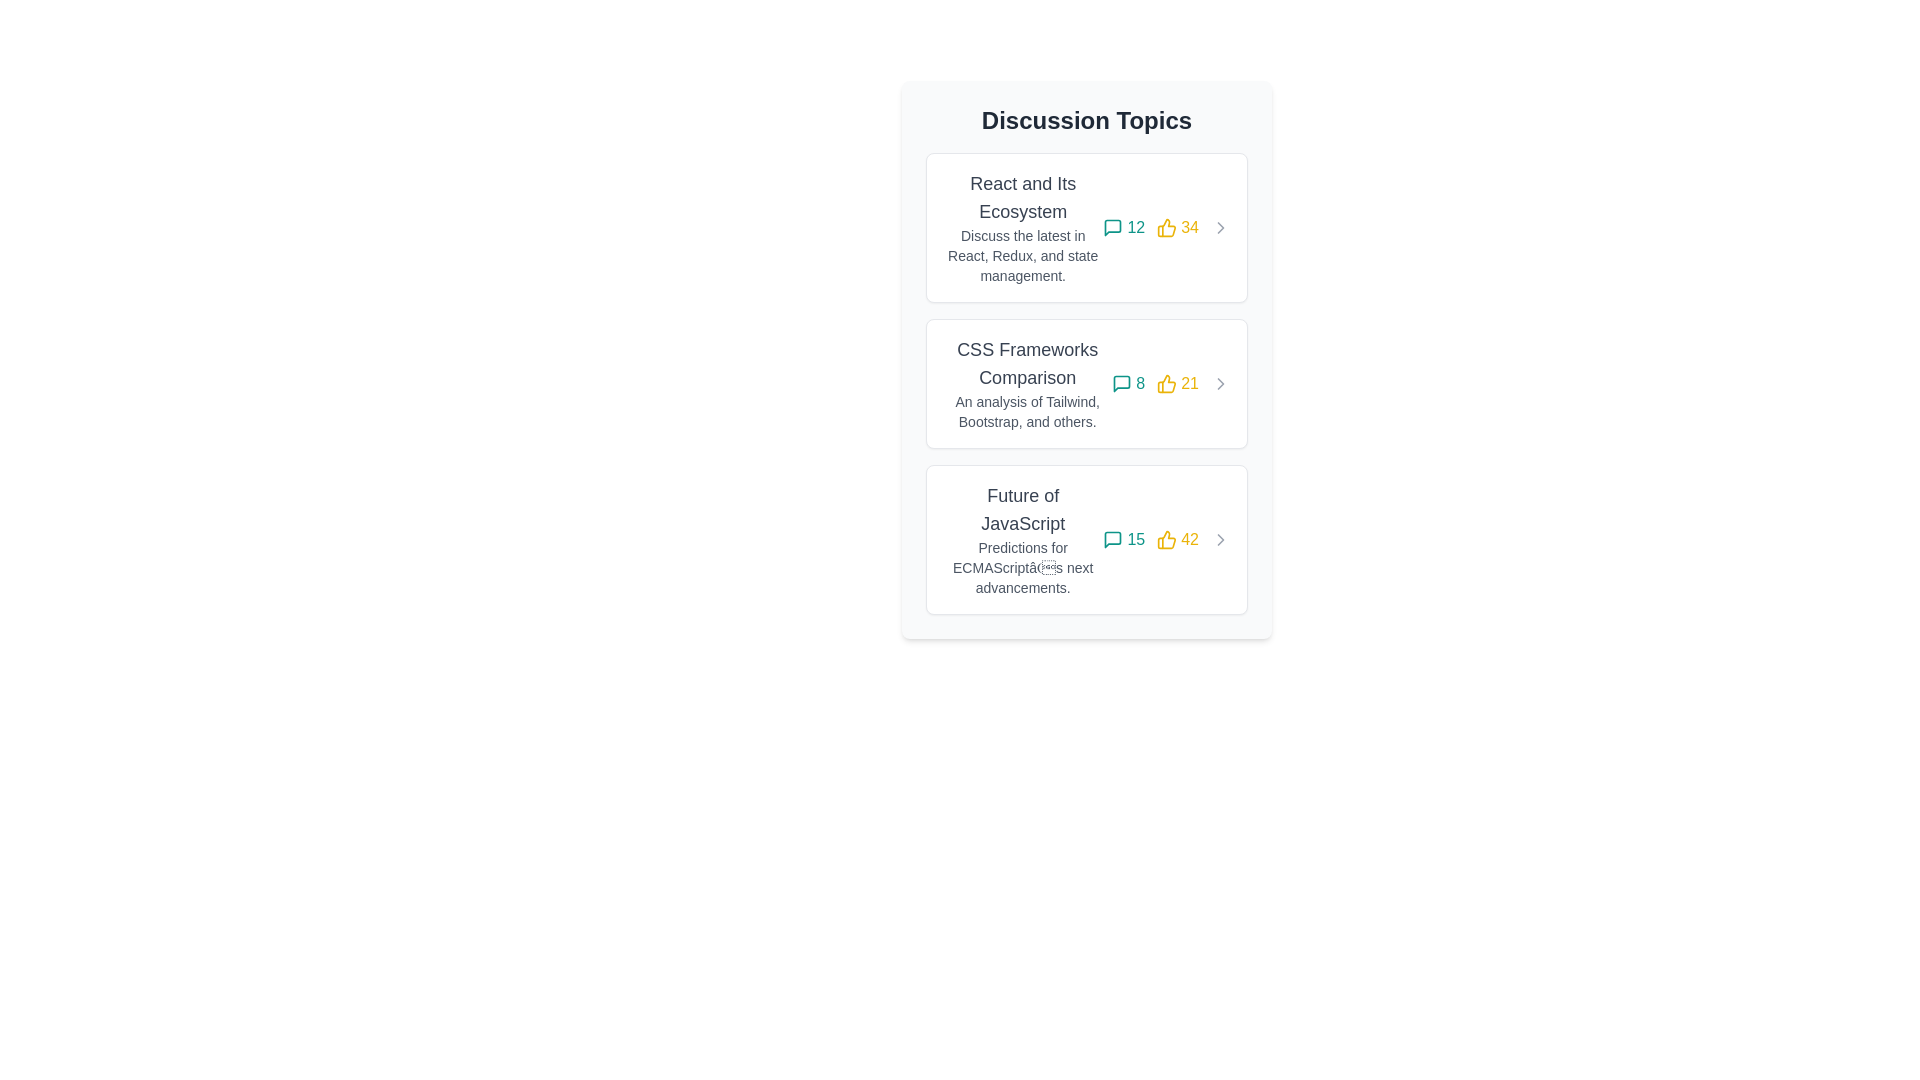  Describe the element at coordinates (1177, 384) in the screenshot. I see `the yellow thumbs-up icon and number '21' in the second box of the 'Discussion Topics' list to associate the thumbs-up icon with the count` at that location.